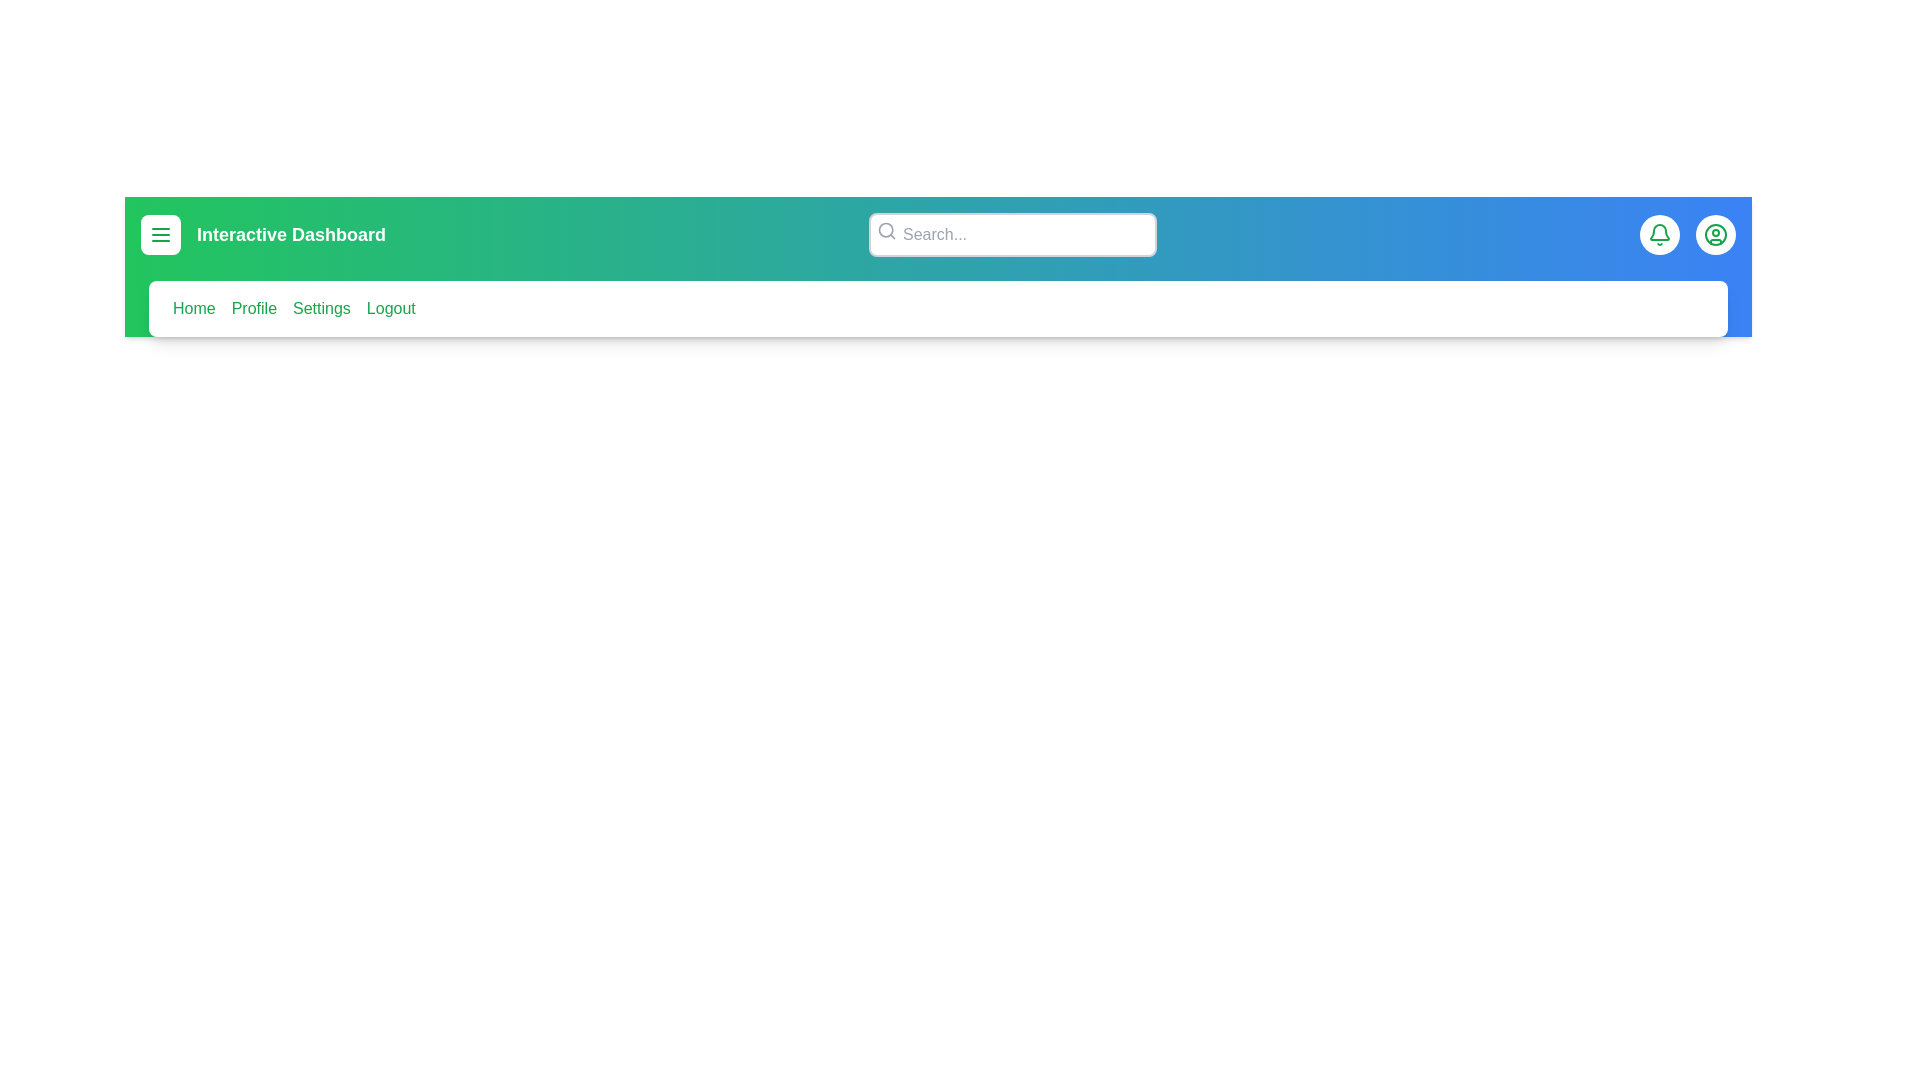 This screenshot has height=1080, width=1920. What do you see at coordinates (1660, 234) in the screenshot?
I see `the bell icon to view notifications` at bounding box center [1660, 234].